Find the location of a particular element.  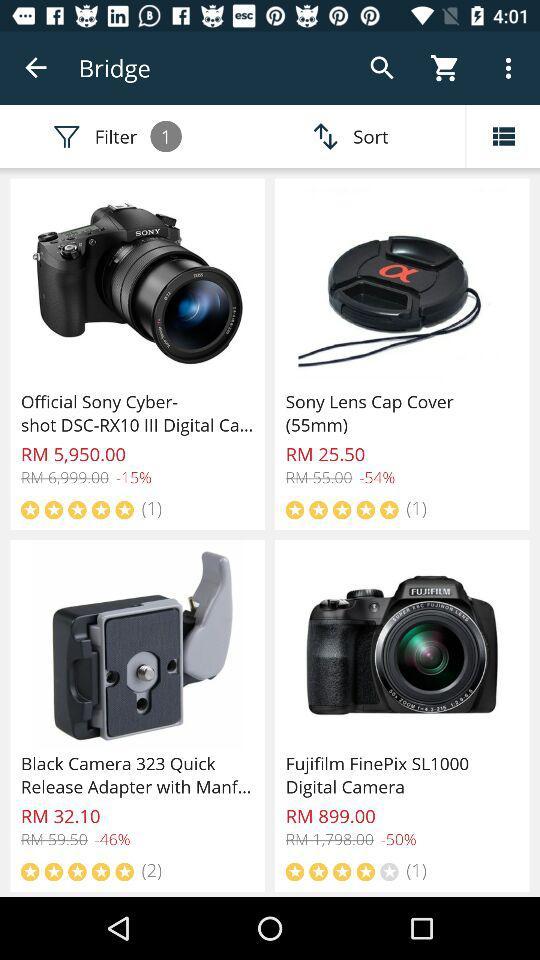

filter is located at coordinates (502, 135).